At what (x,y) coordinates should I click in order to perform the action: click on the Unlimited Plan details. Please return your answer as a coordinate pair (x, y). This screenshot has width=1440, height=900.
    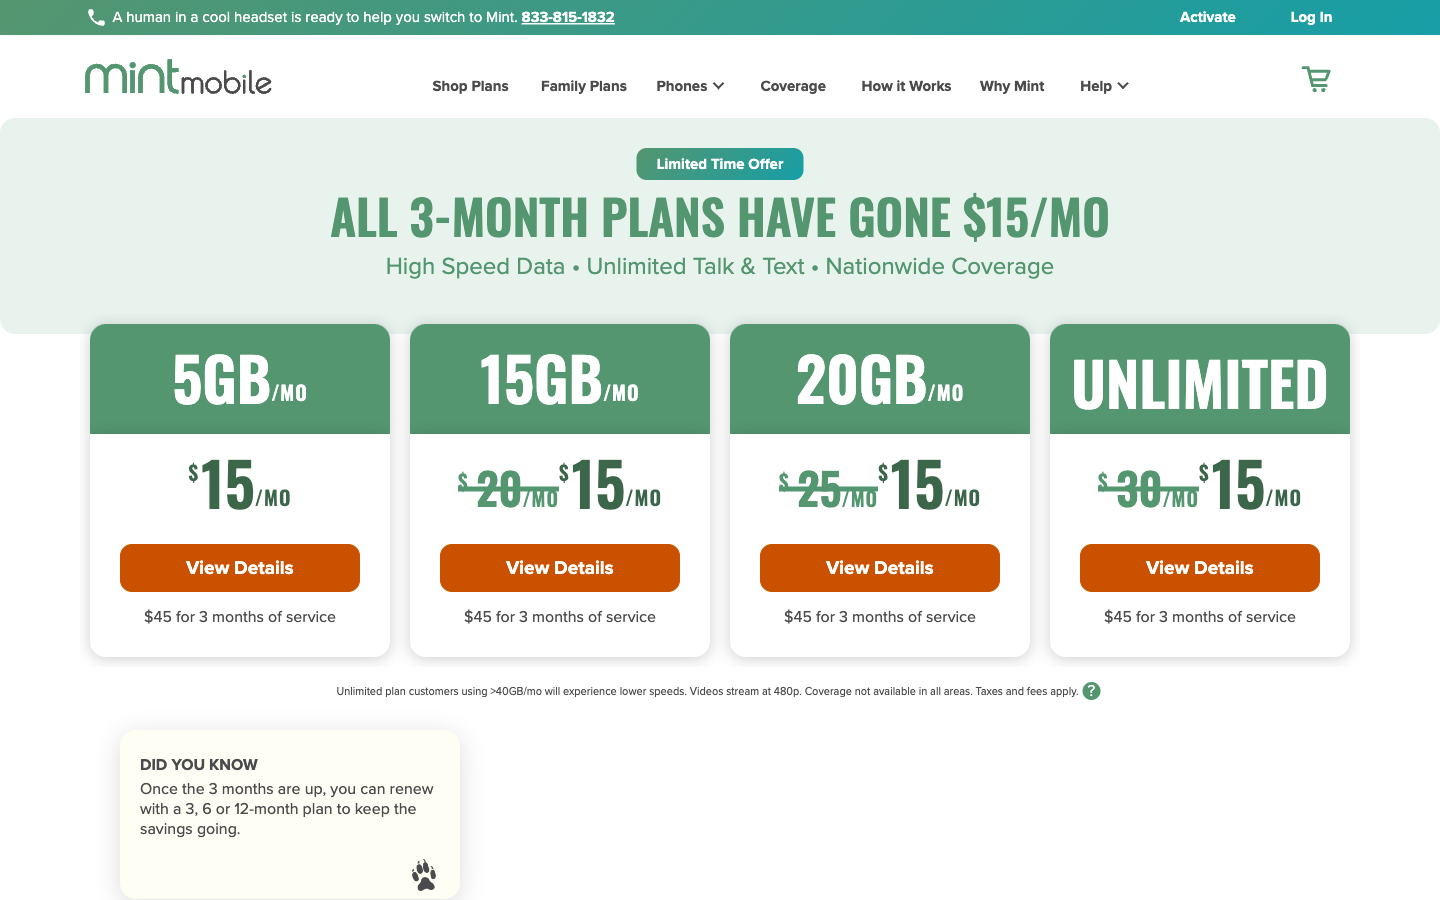
    Looking at the image, I should click on (1199, 567).